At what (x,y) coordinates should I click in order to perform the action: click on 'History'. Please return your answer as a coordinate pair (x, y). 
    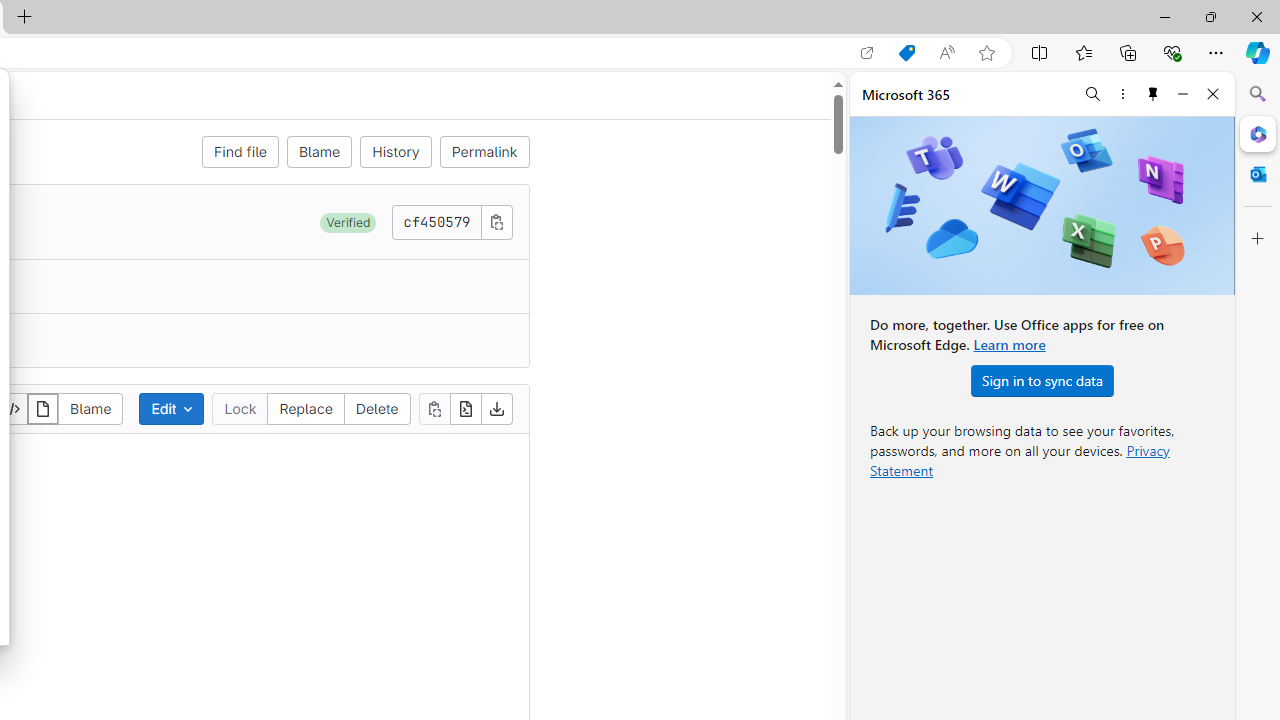
    Looking at the image, I should click on (396, 150).